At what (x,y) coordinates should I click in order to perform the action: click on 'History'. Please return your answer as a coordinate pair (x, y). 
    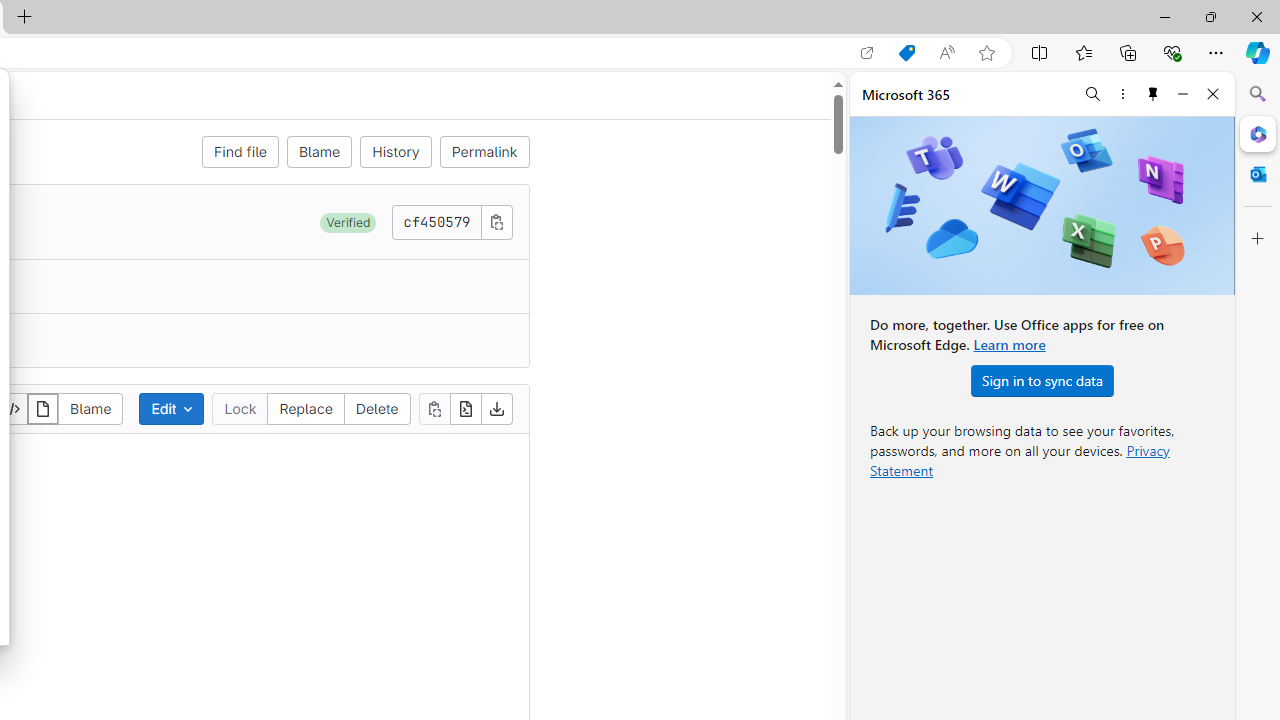
    Looking at the image, I should click on (396, 150).